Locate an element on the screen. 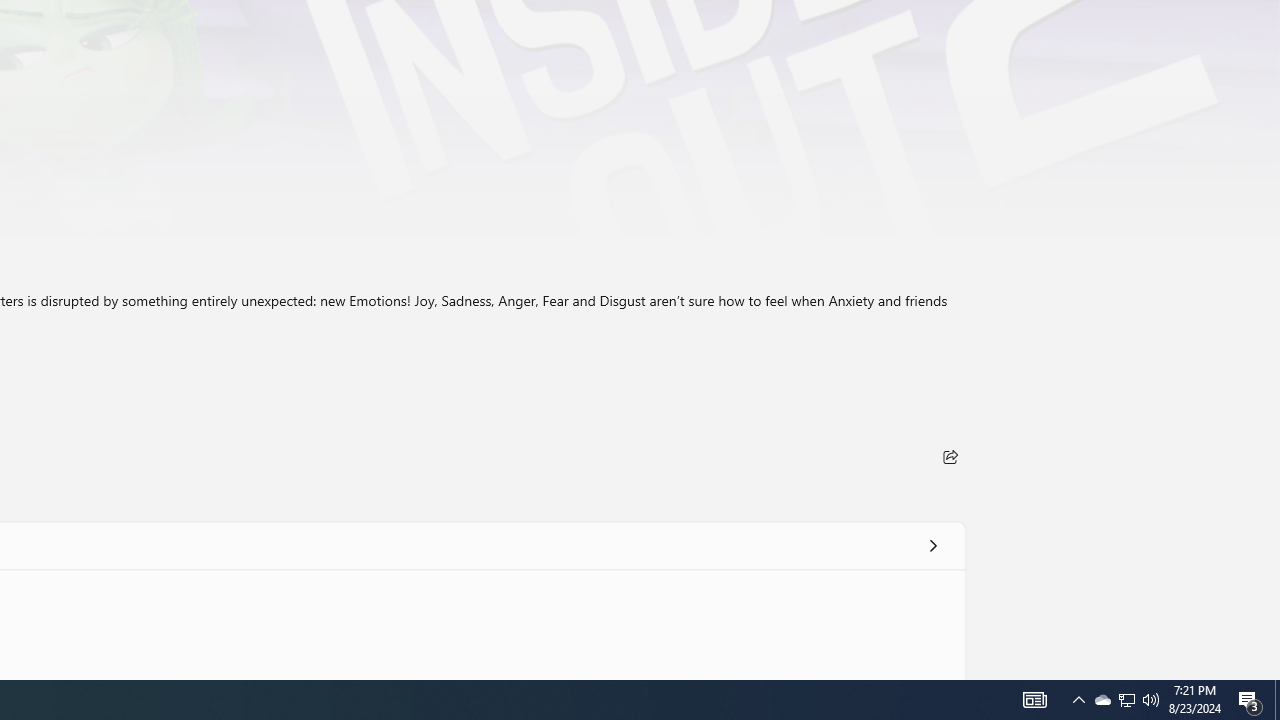  'See all' is located at coordinates (931, 545).